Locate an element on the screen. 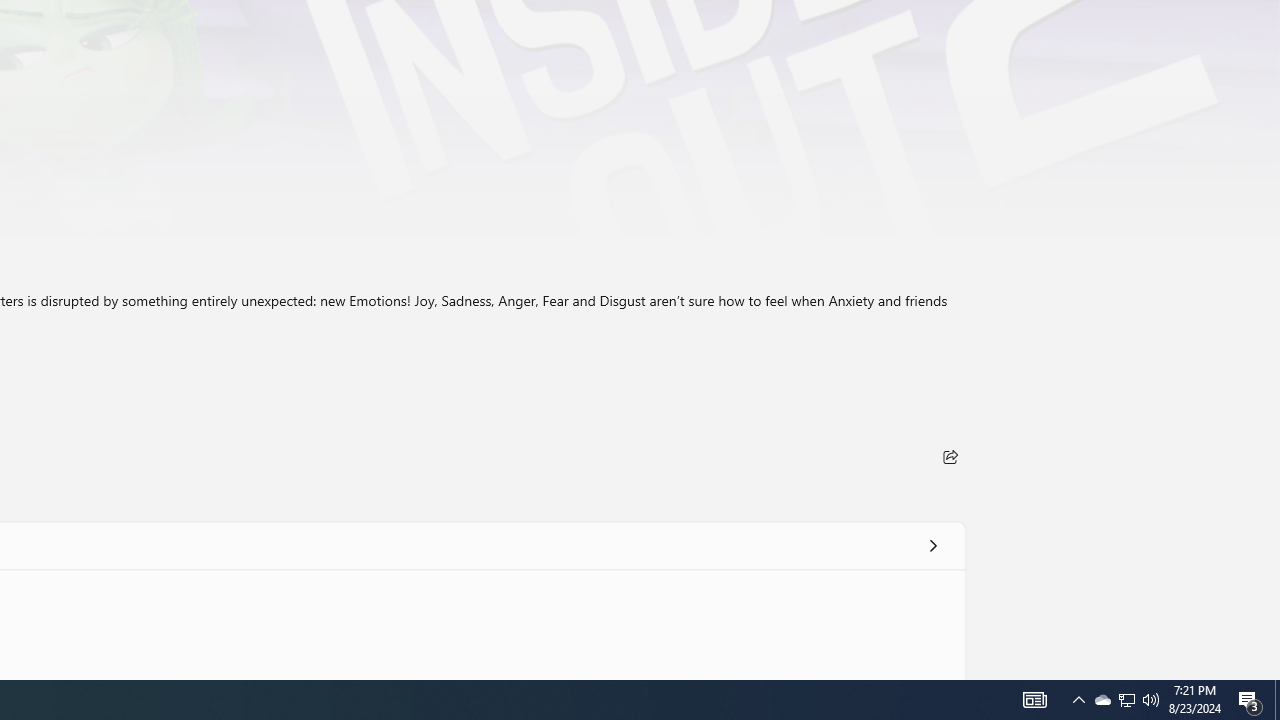  'See all' is located at coordinates (931, 545).